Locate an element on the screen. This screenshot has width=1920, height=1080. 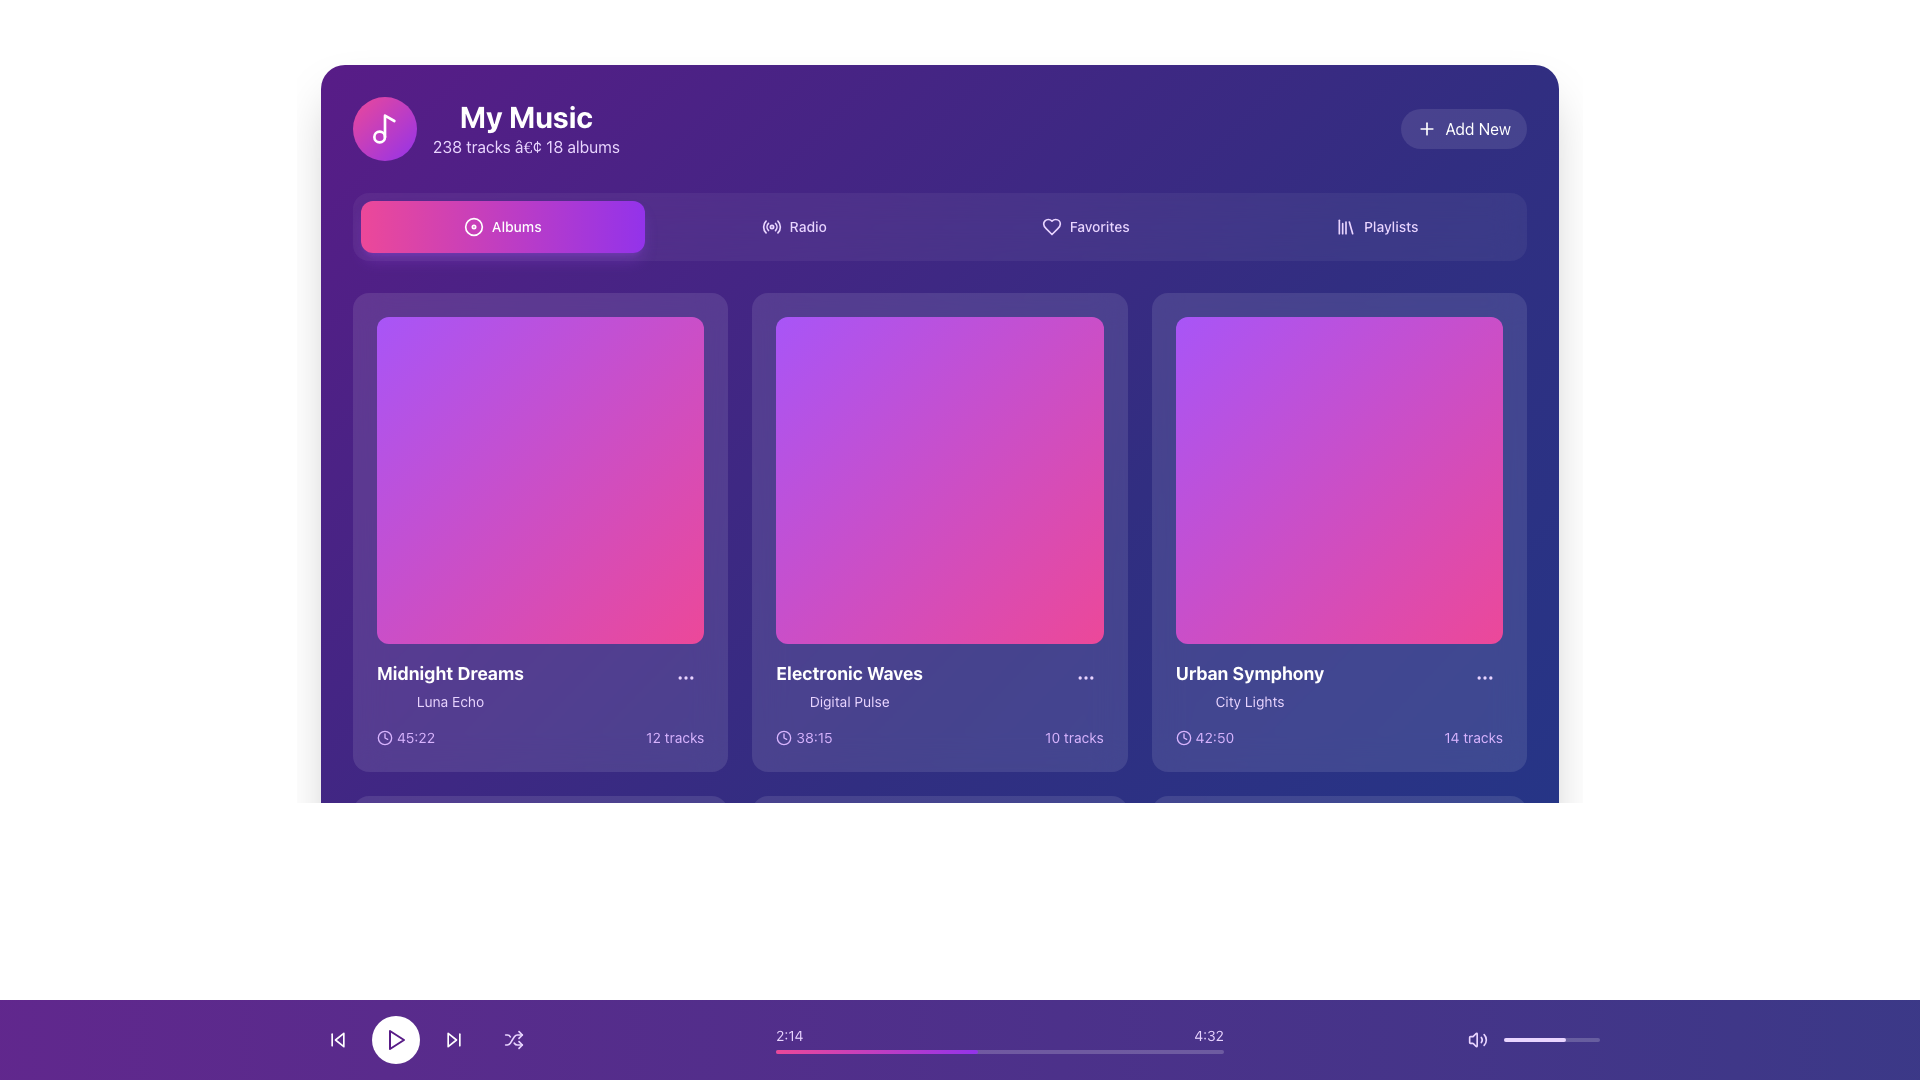
volume is located at coordinates (1545, 1039).